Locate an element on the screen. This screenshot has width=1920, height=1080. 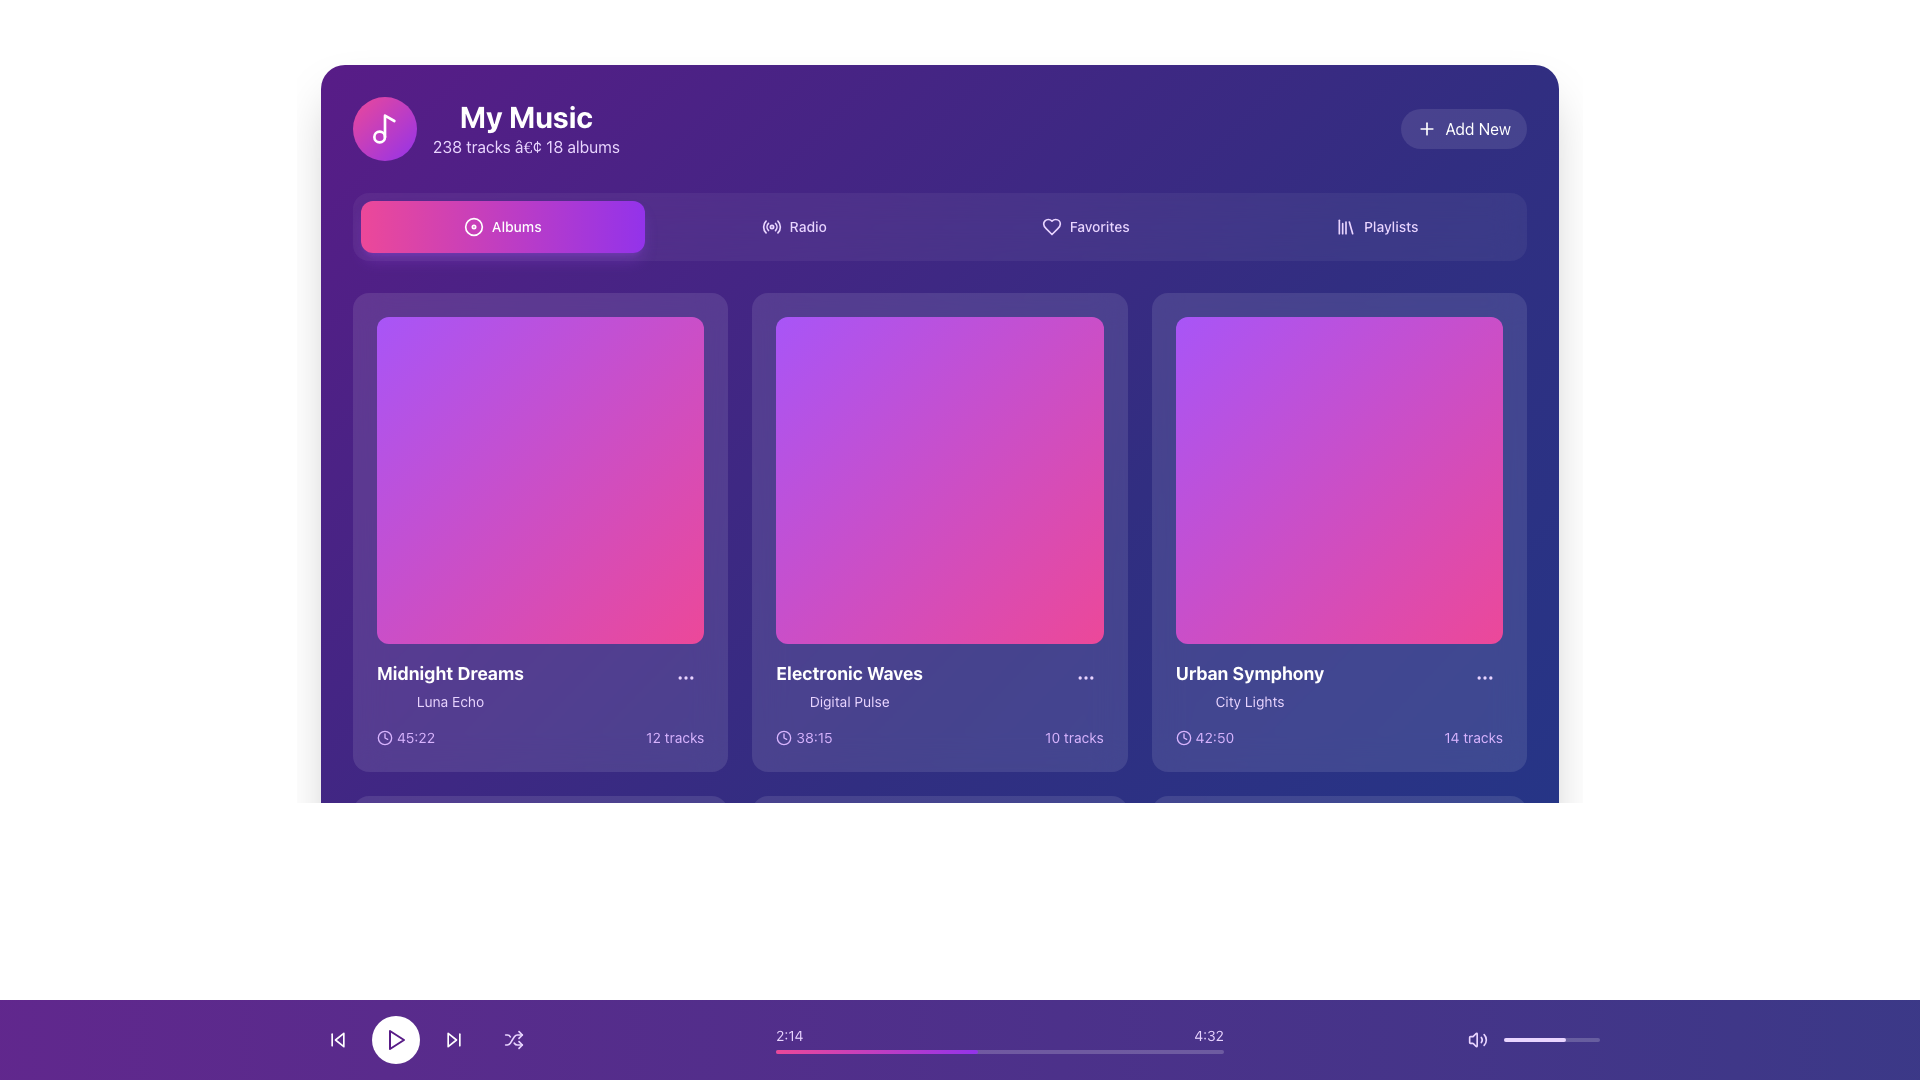
volume is located at coordinates (1545, 1039).